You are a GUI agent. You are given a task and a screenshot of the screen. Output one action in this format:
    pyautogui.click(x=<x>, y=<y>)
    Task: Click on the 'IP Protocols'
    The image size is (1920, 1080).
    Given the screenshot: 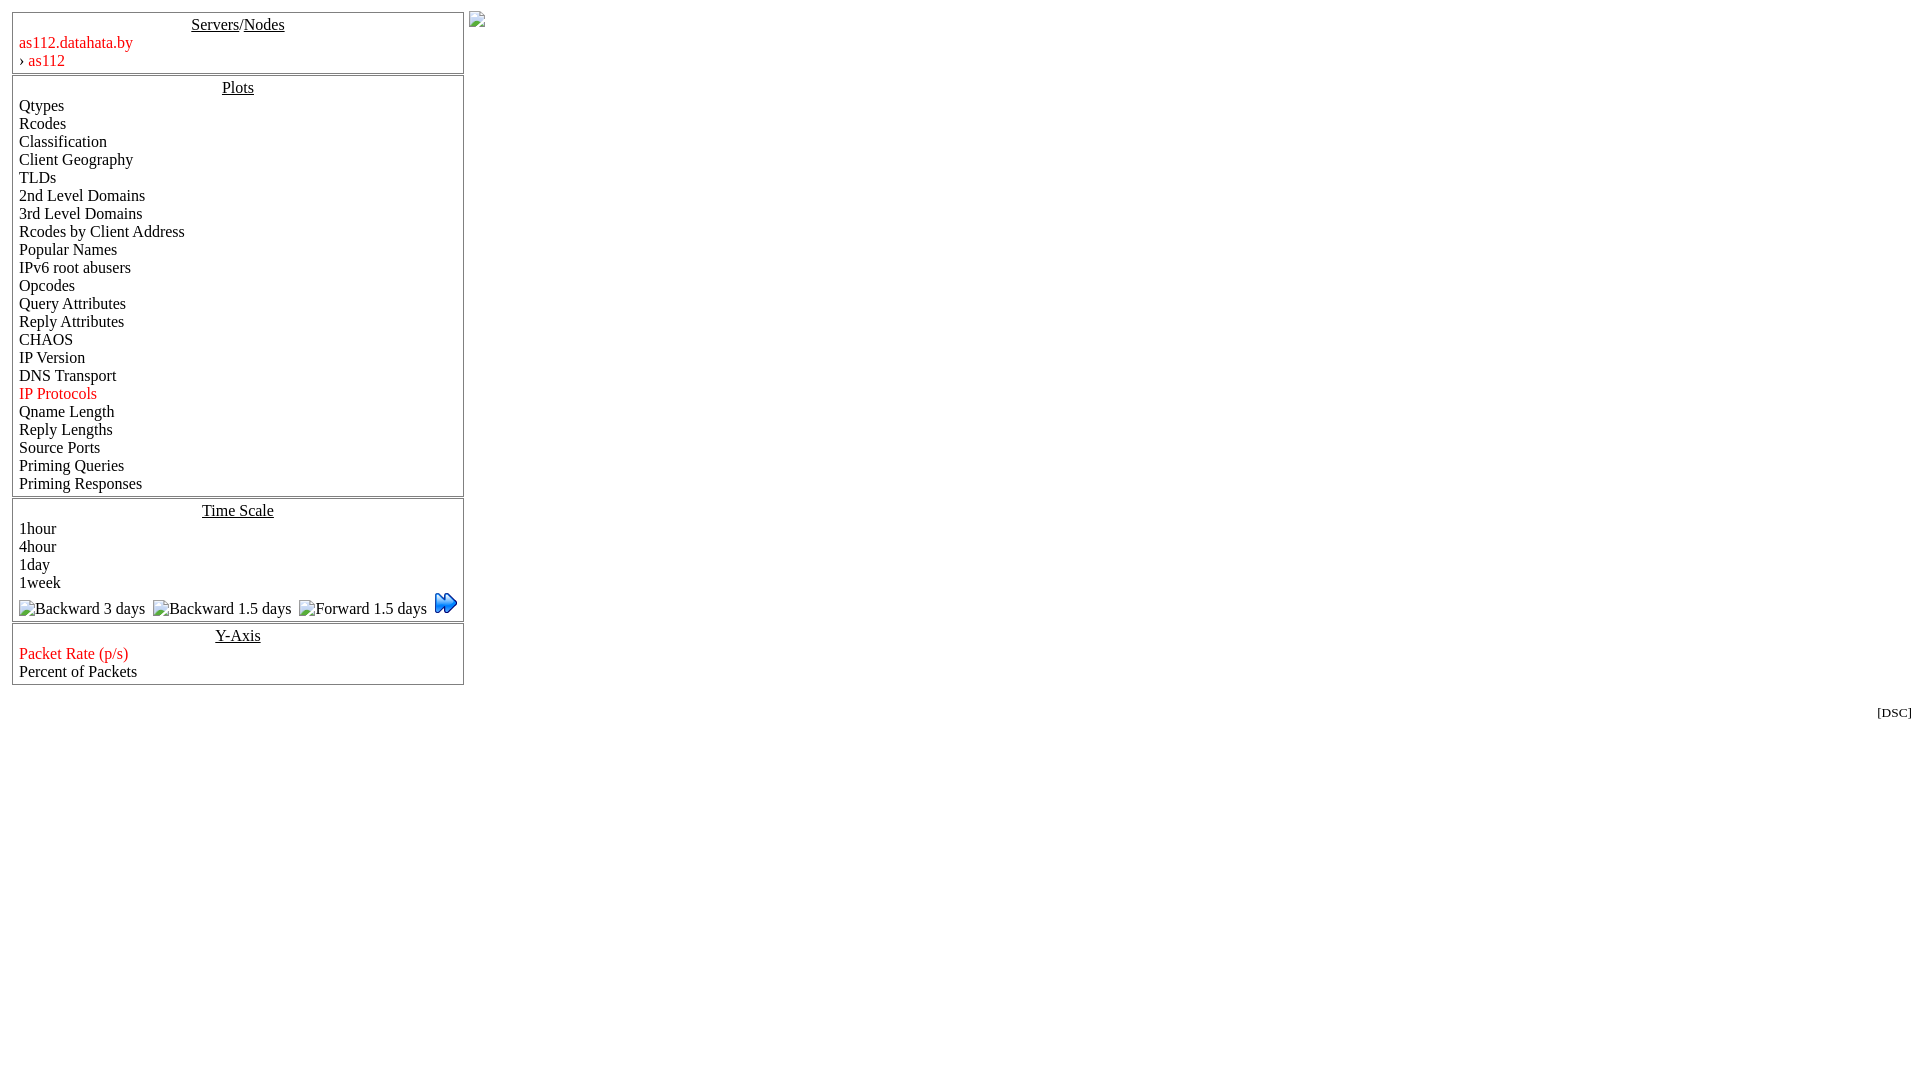 What is the action you would take?
    pyautogui.click(x=57, y=393)
    